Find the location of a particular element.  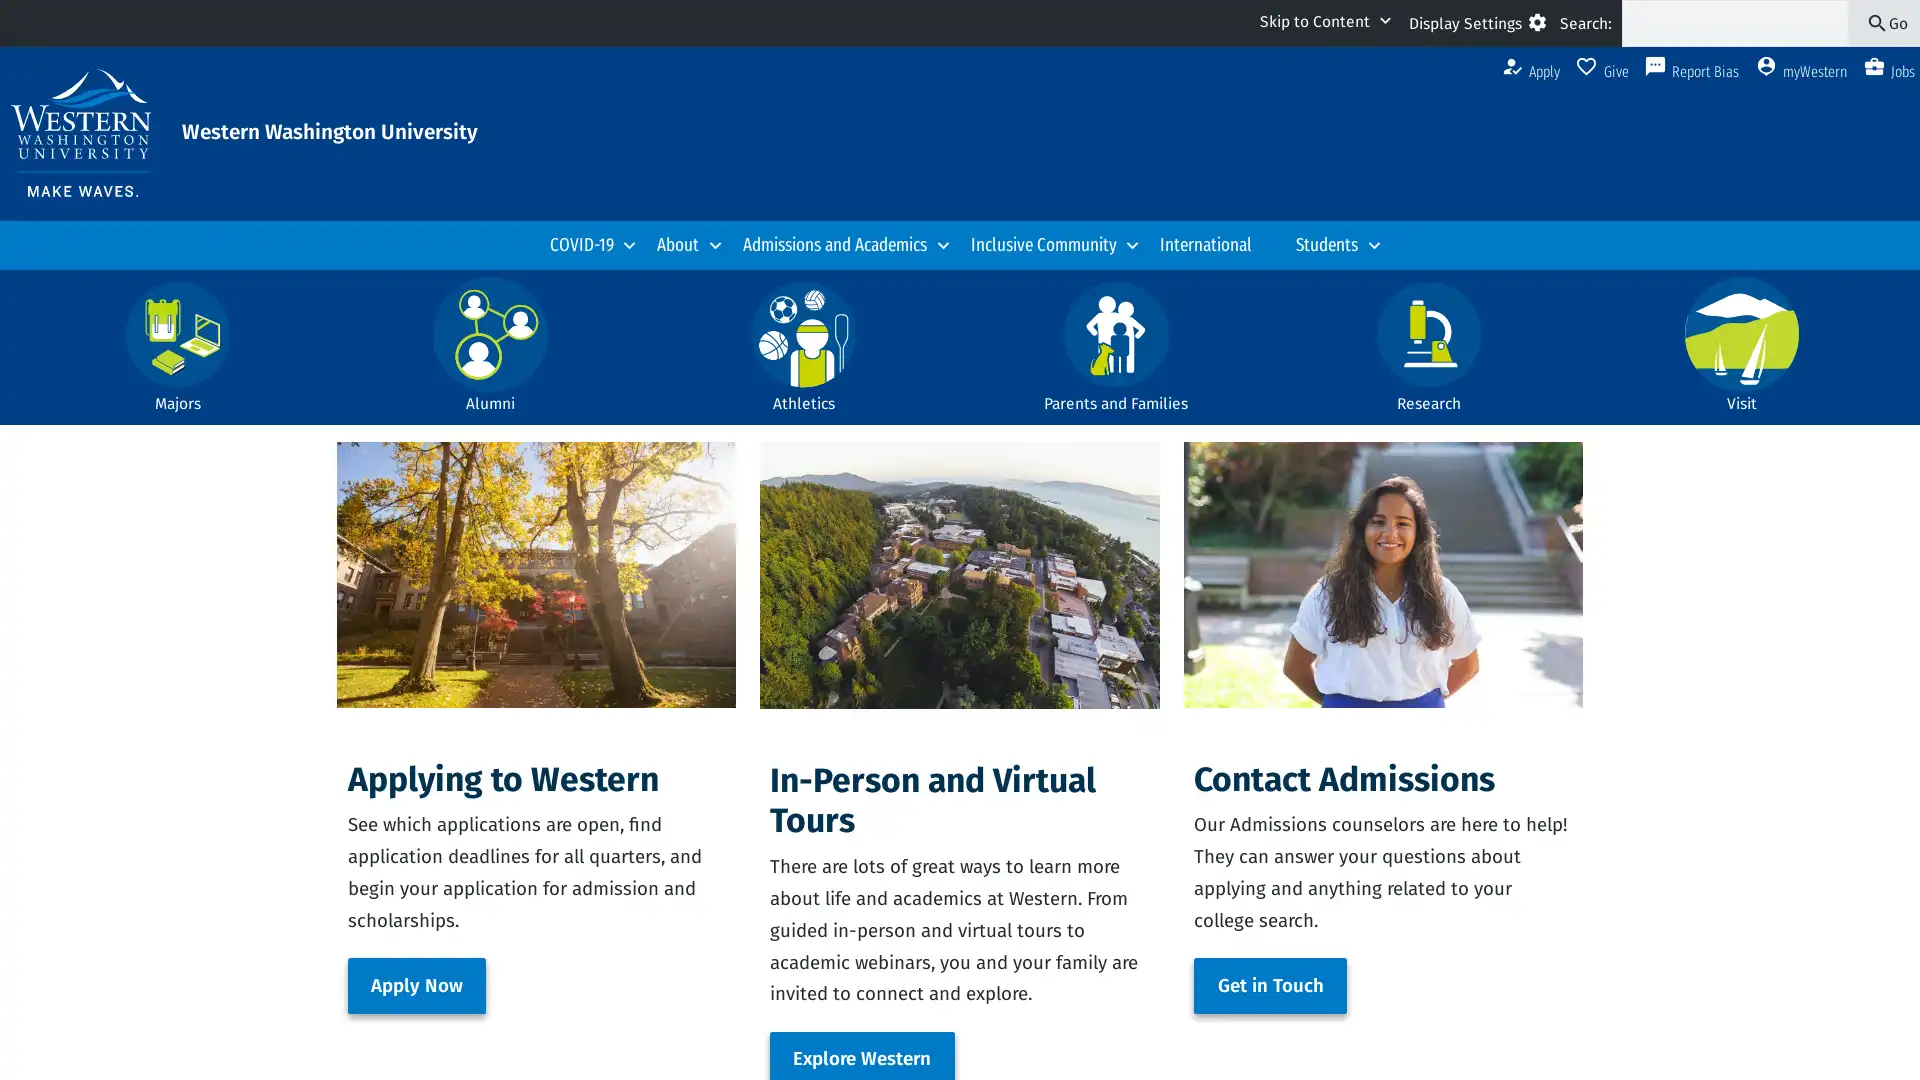

Students is located at coordinates (1333, 244).